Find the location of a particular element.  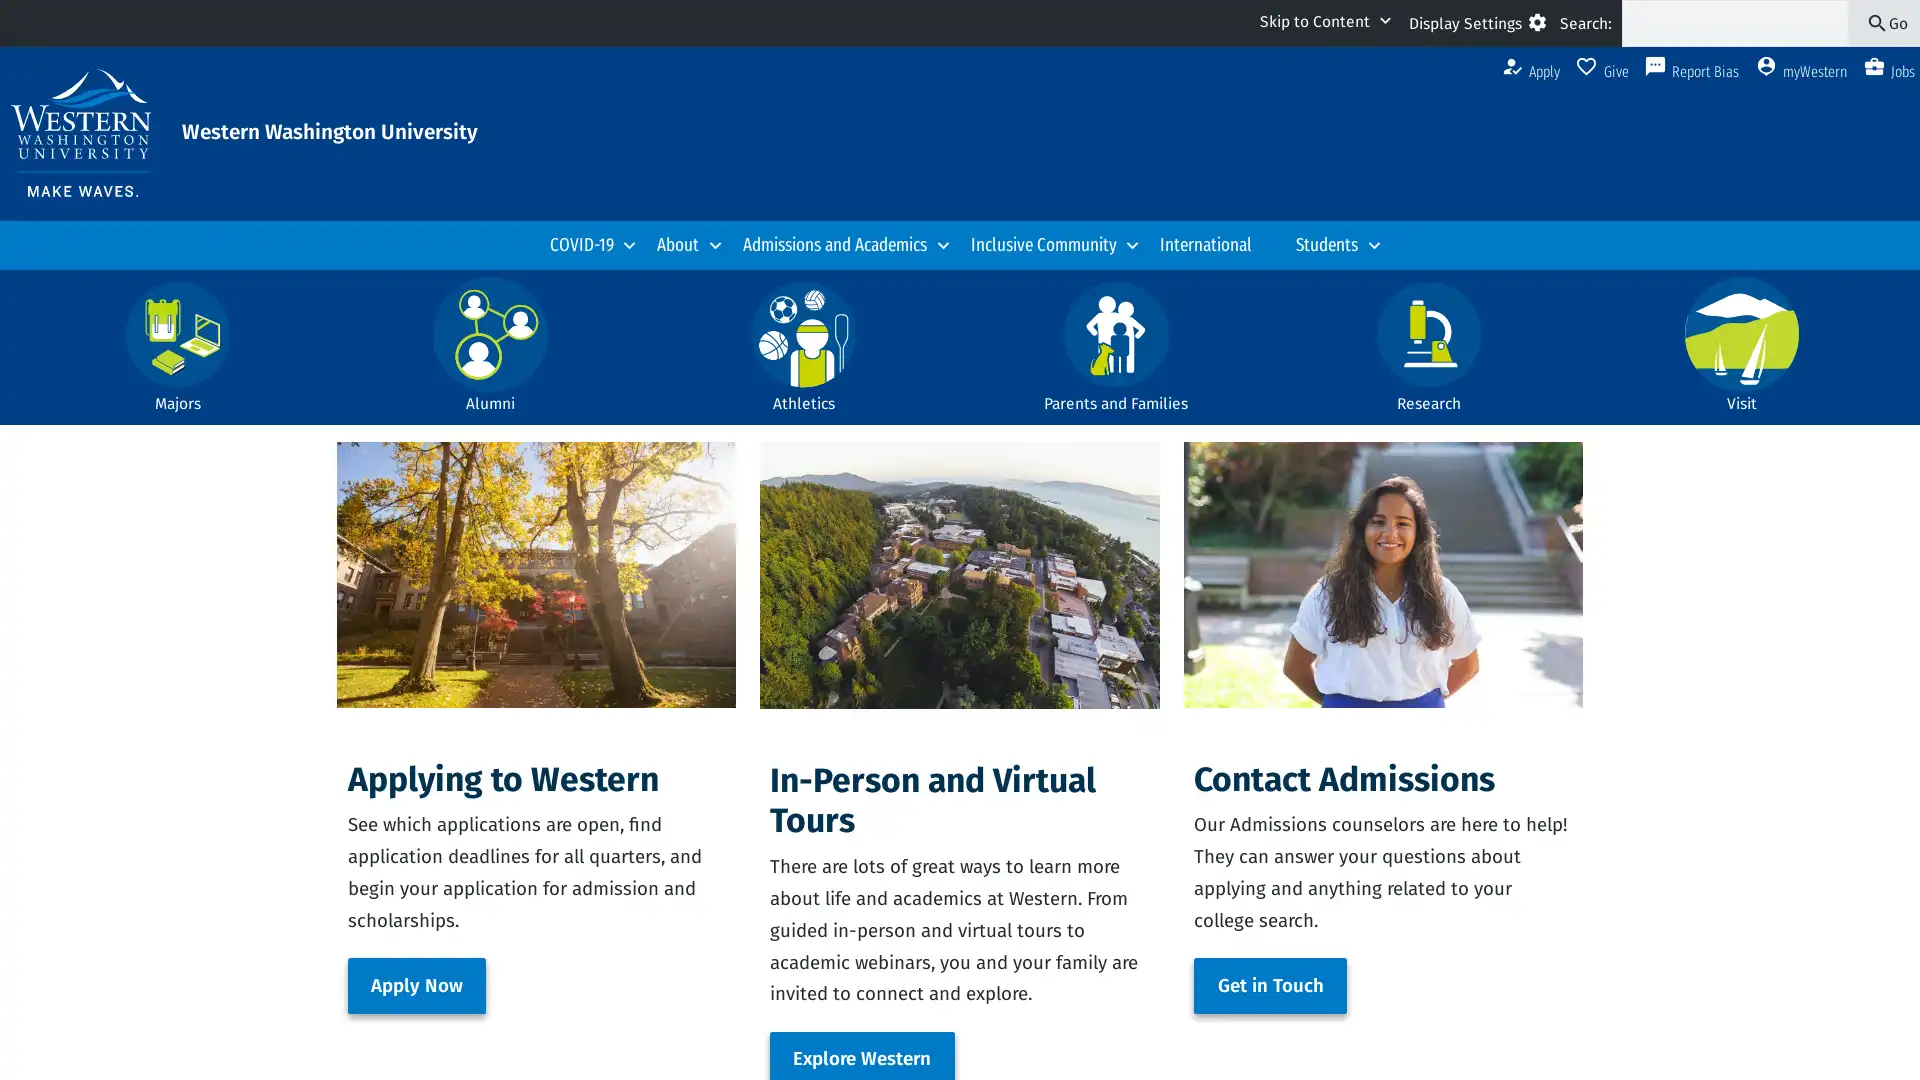

Students is located at coordinates (1333, 244).